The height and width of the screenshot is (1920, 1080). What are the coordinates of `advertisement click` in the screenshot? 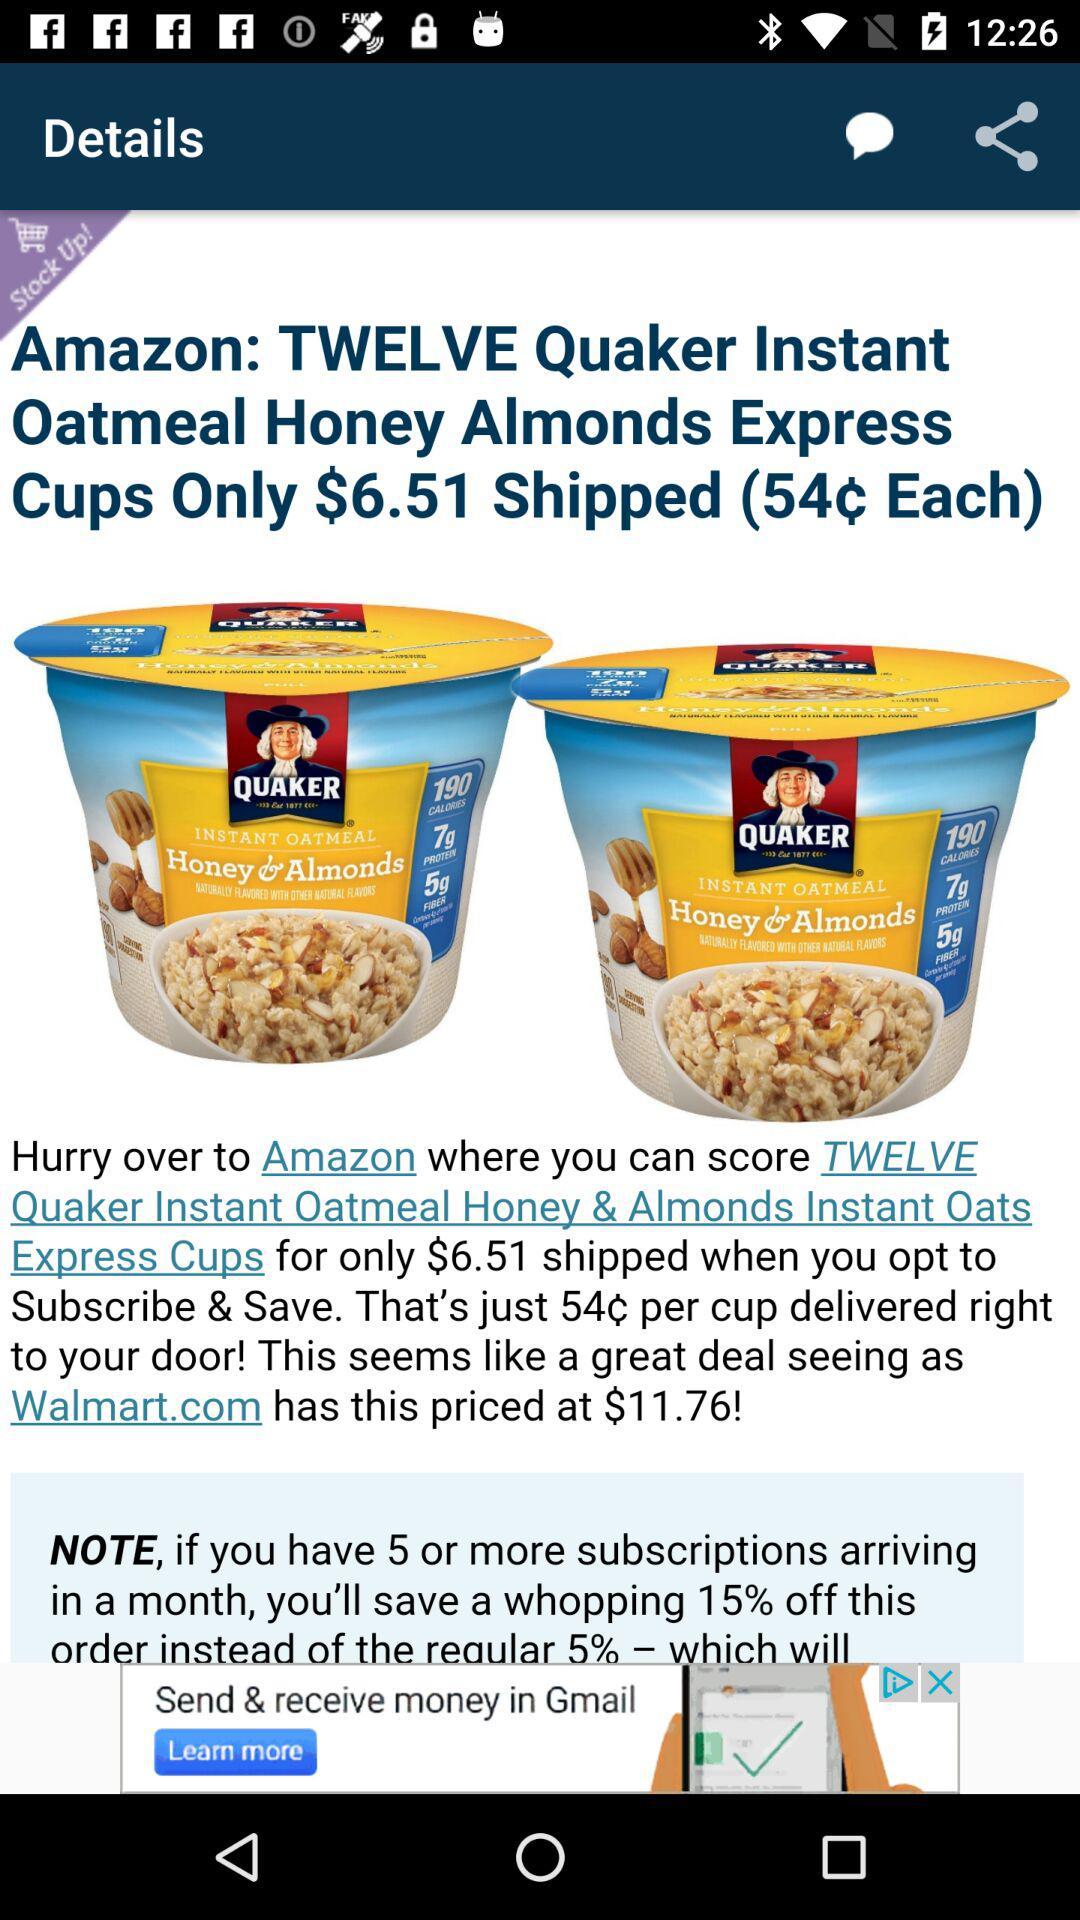 It's located at (540, 1727).